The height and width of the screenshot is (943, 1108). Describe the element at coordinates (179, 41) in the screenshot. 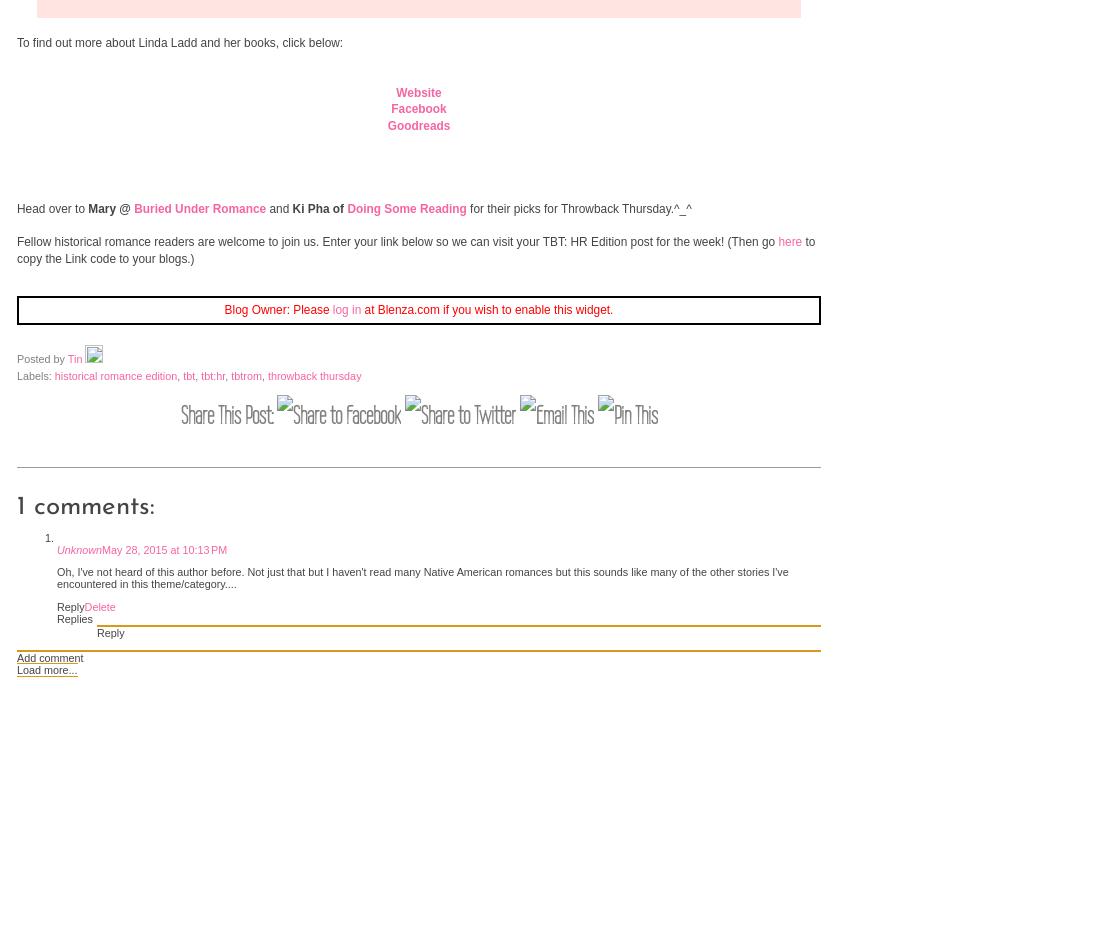

I see `'To find out more about Linda Ladd and her books, click below:'` at that location.